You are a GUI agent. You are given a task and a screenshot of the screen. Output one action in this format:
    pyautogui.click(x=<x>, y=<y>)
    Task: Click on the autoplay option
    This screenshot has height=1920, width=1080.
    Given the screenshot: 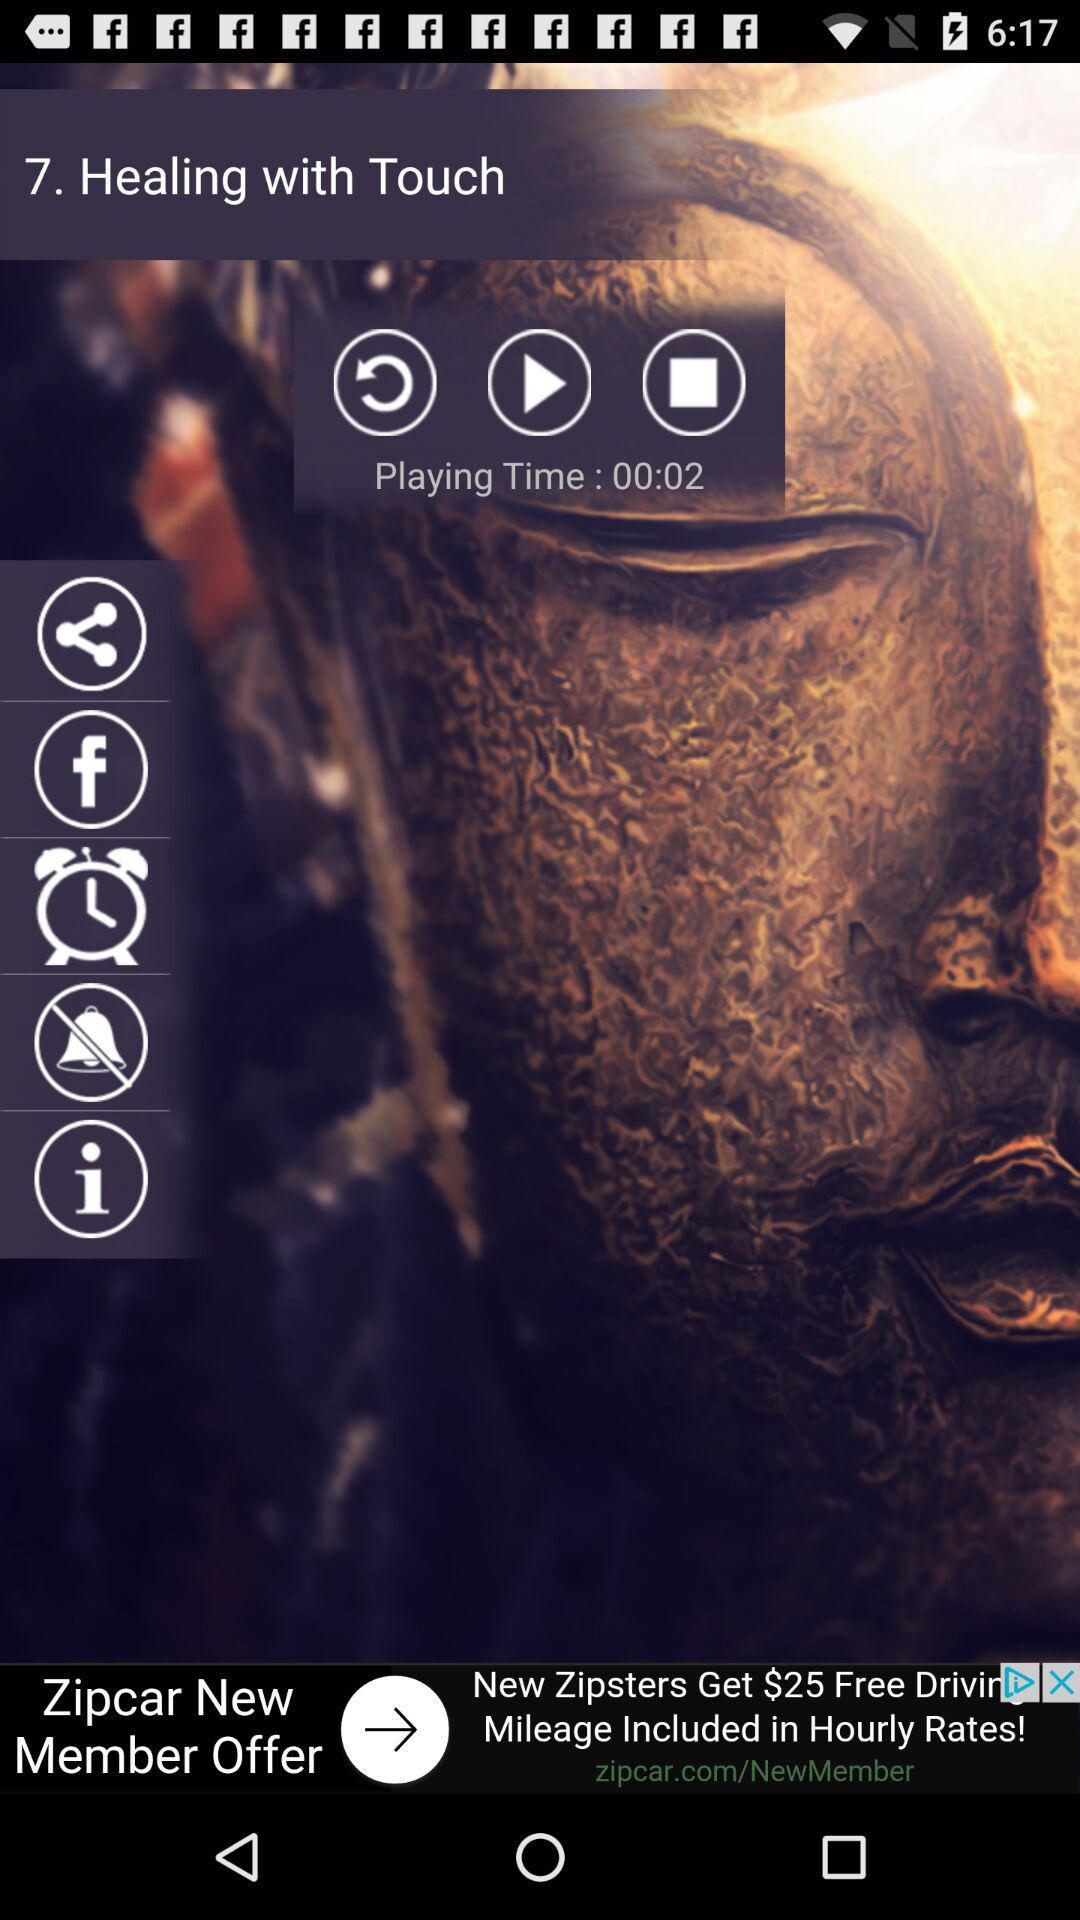 What is the action you would take?
    pyautogui.click(x=538, y=382)
    